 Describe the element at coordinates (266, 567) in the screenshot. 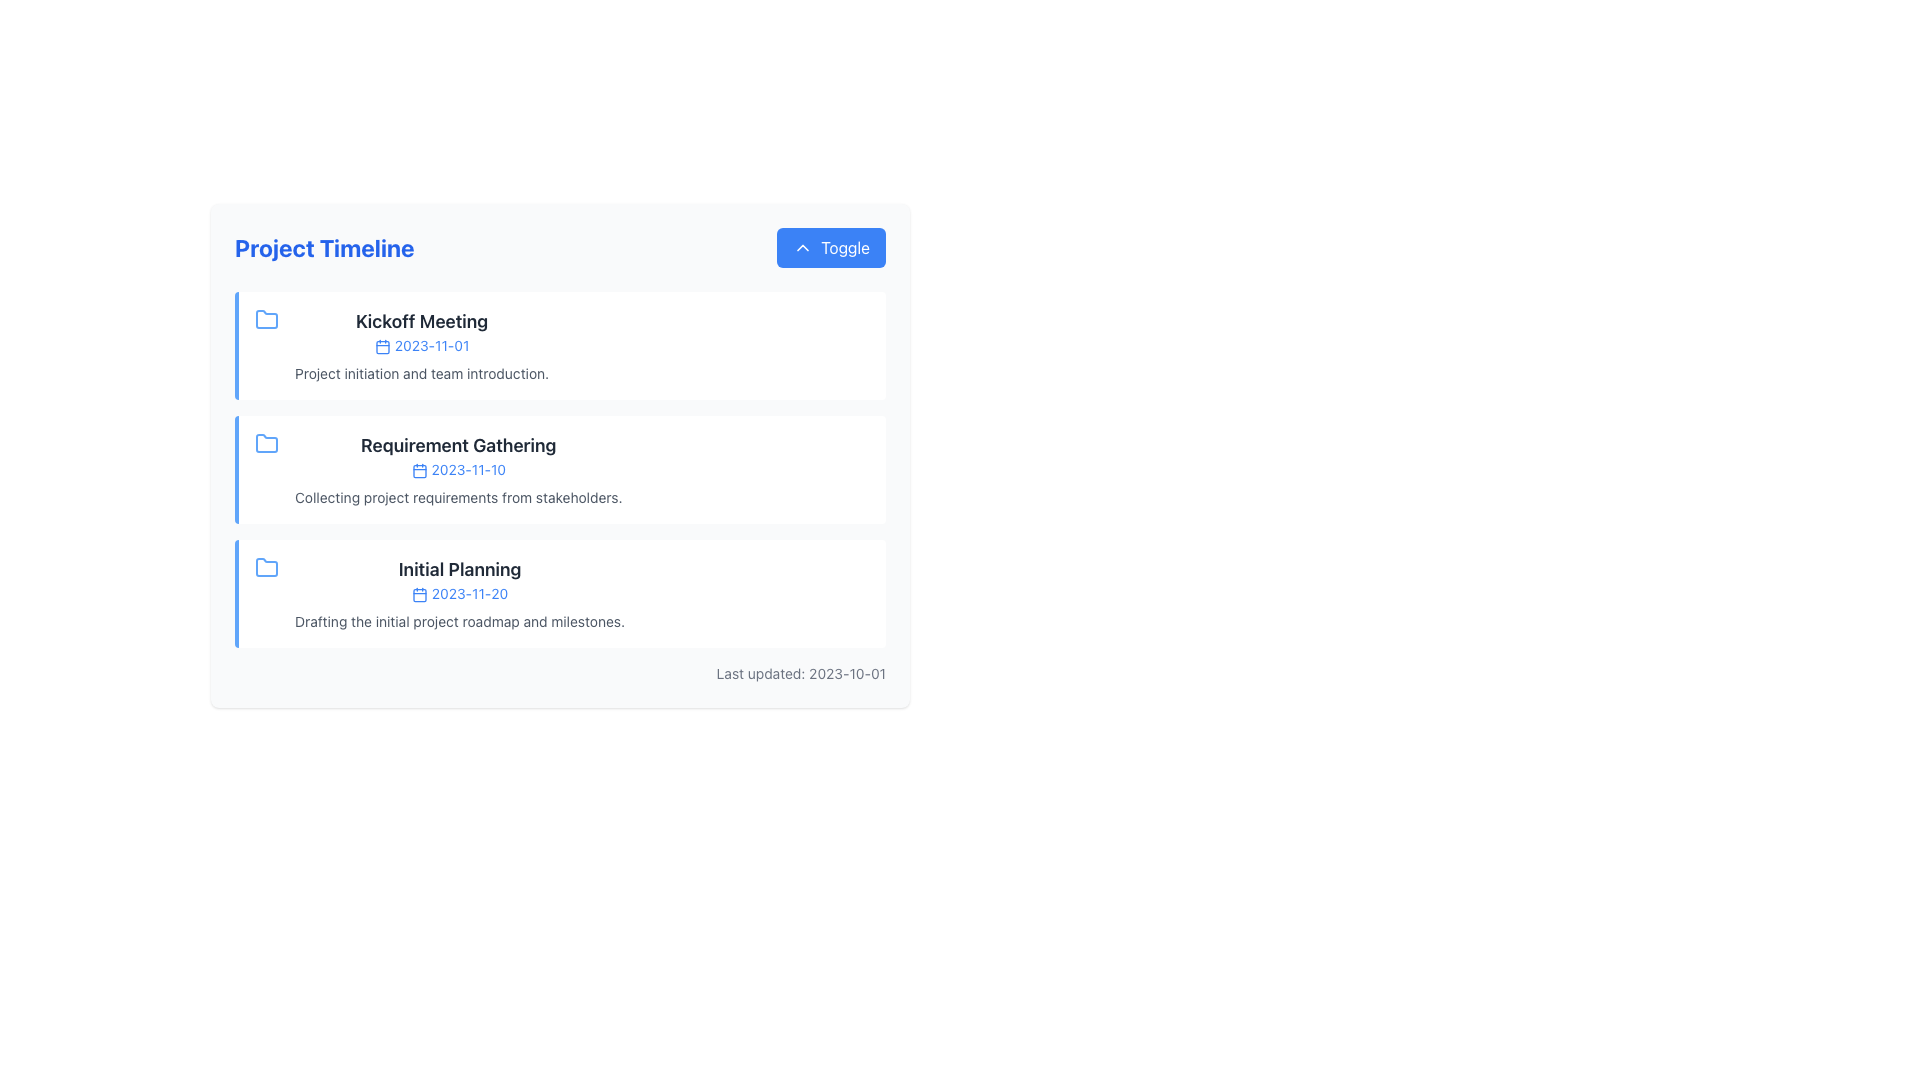

I see `the folder icon located in the third section under 'Project Timeline', next to 'Initial Planning' and the date '2023-11-20'` at that location.